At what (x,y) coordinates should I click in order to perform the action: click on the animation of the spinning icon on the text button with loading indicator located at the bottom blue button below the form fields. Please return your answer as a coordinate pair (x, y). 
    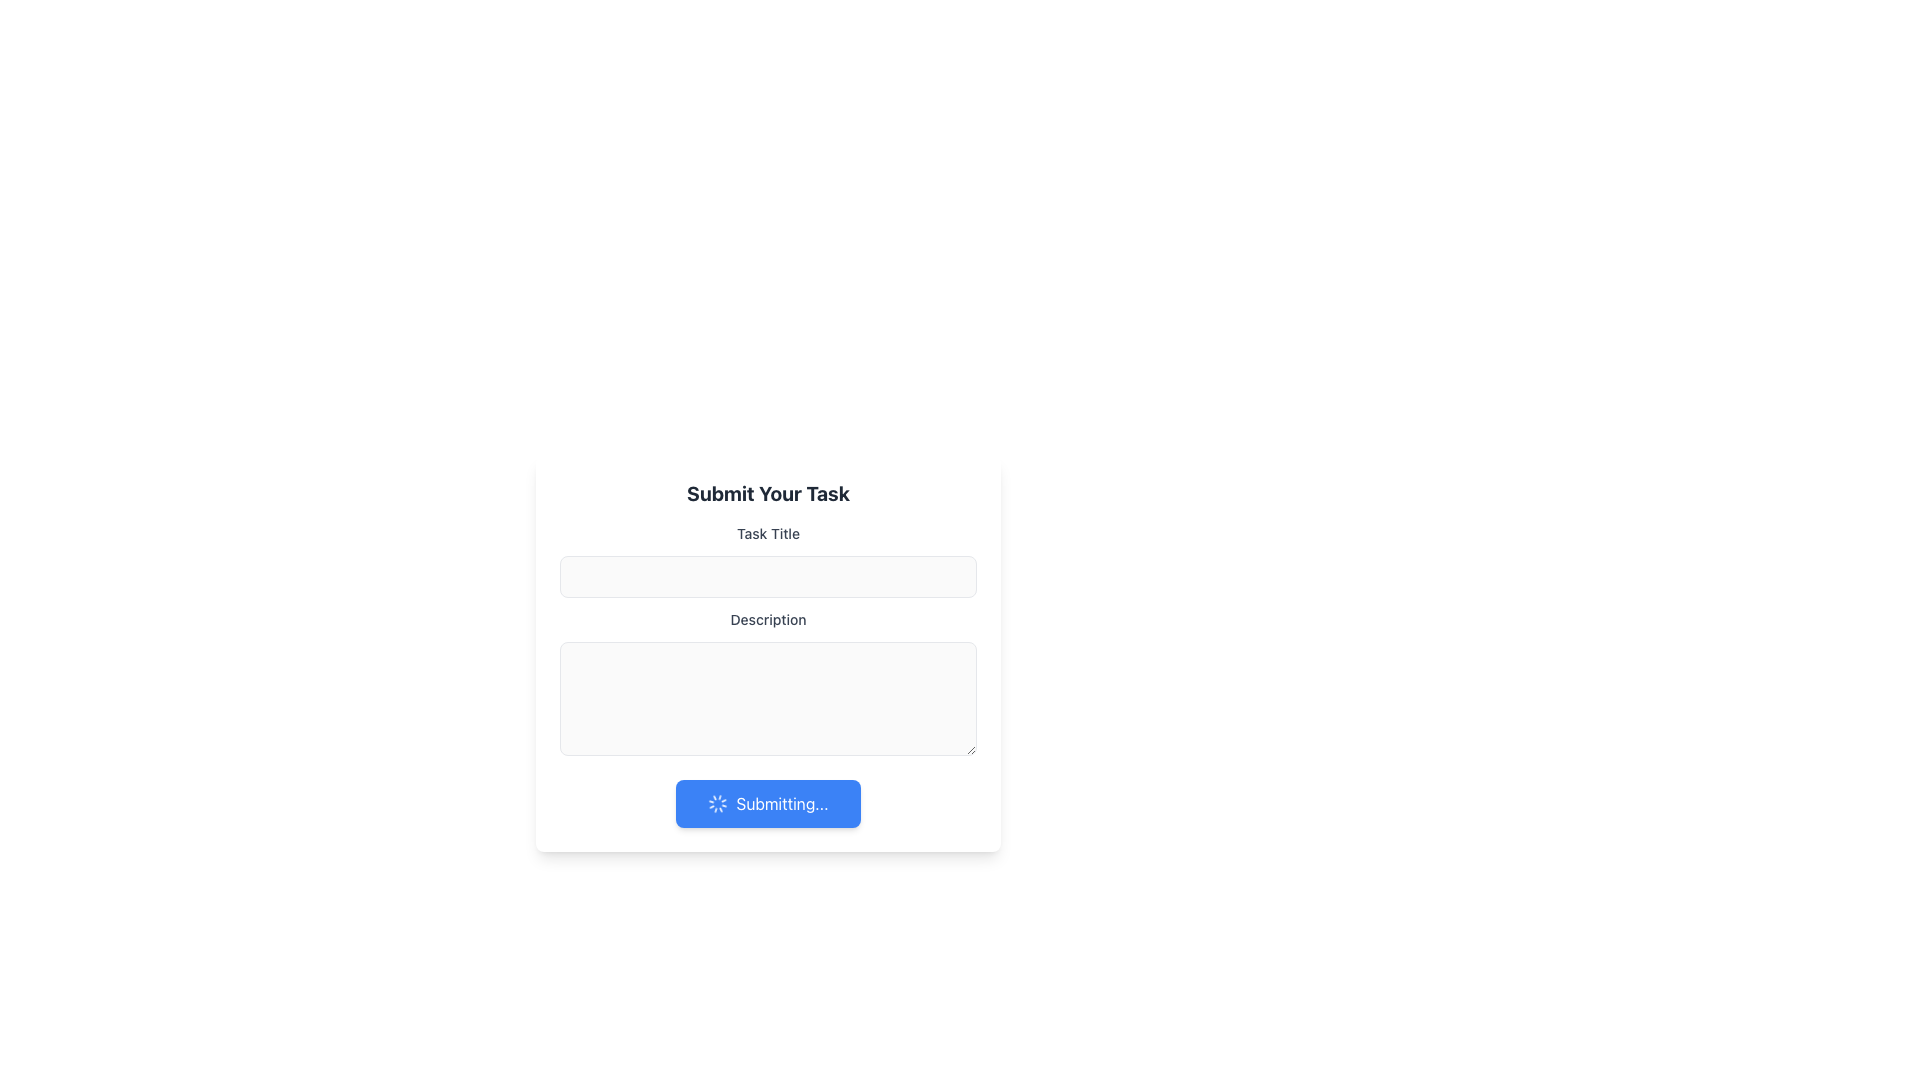
    Looking at the image, I should click on (767, 802).